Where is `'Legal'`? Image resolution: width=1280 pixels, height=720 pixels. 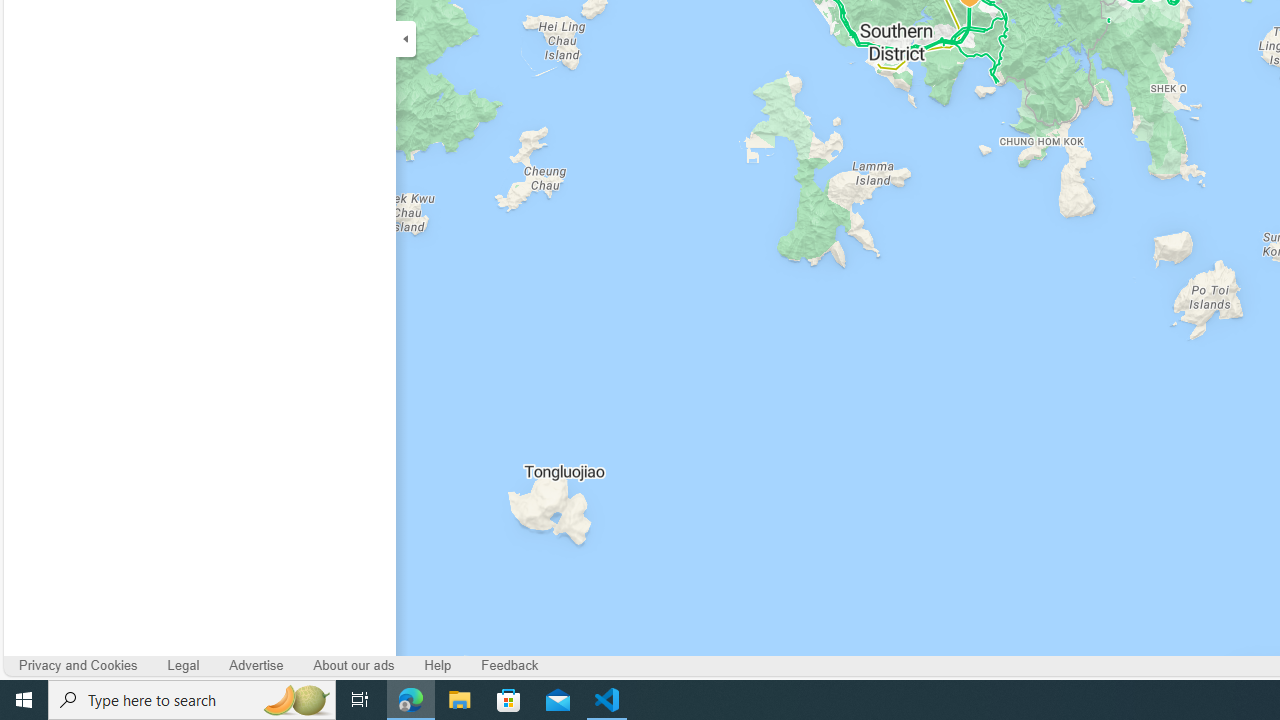 'Legal' is located at coordinates (183, 666).